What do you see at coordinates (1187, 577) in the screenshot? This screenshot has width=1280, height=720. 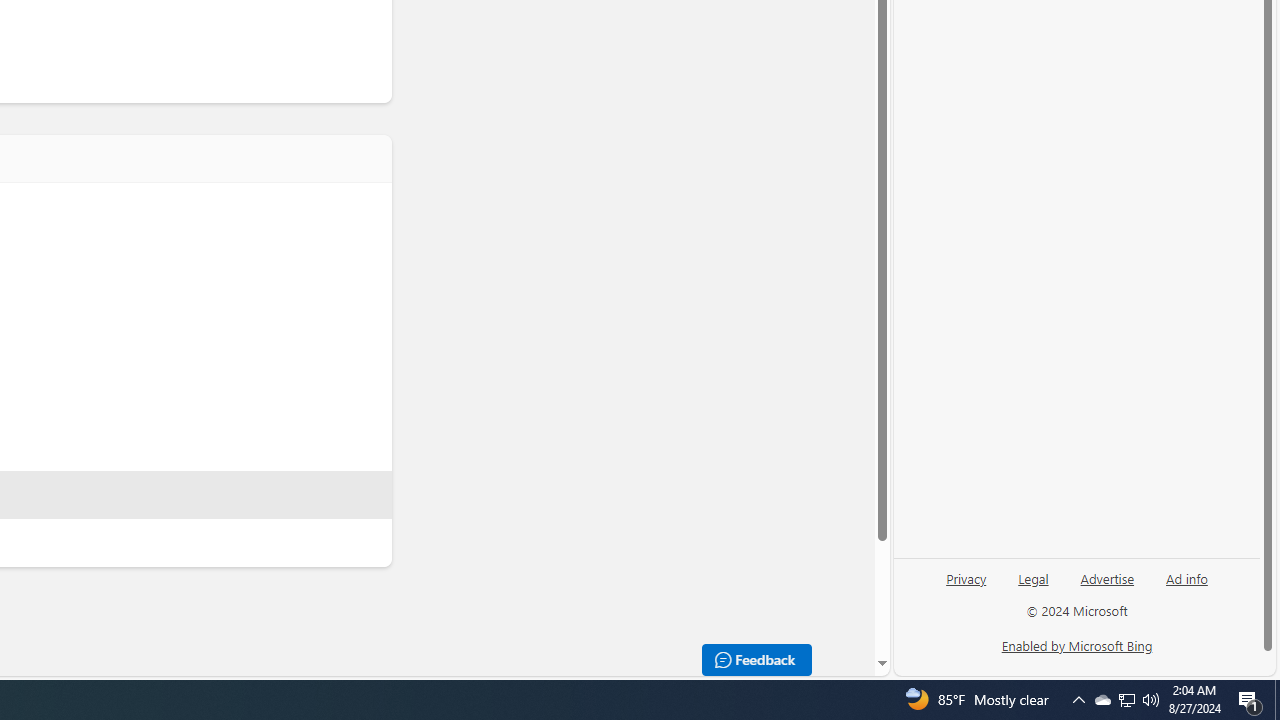 I see `'Ad info'` at bounding box center [1187, 577].